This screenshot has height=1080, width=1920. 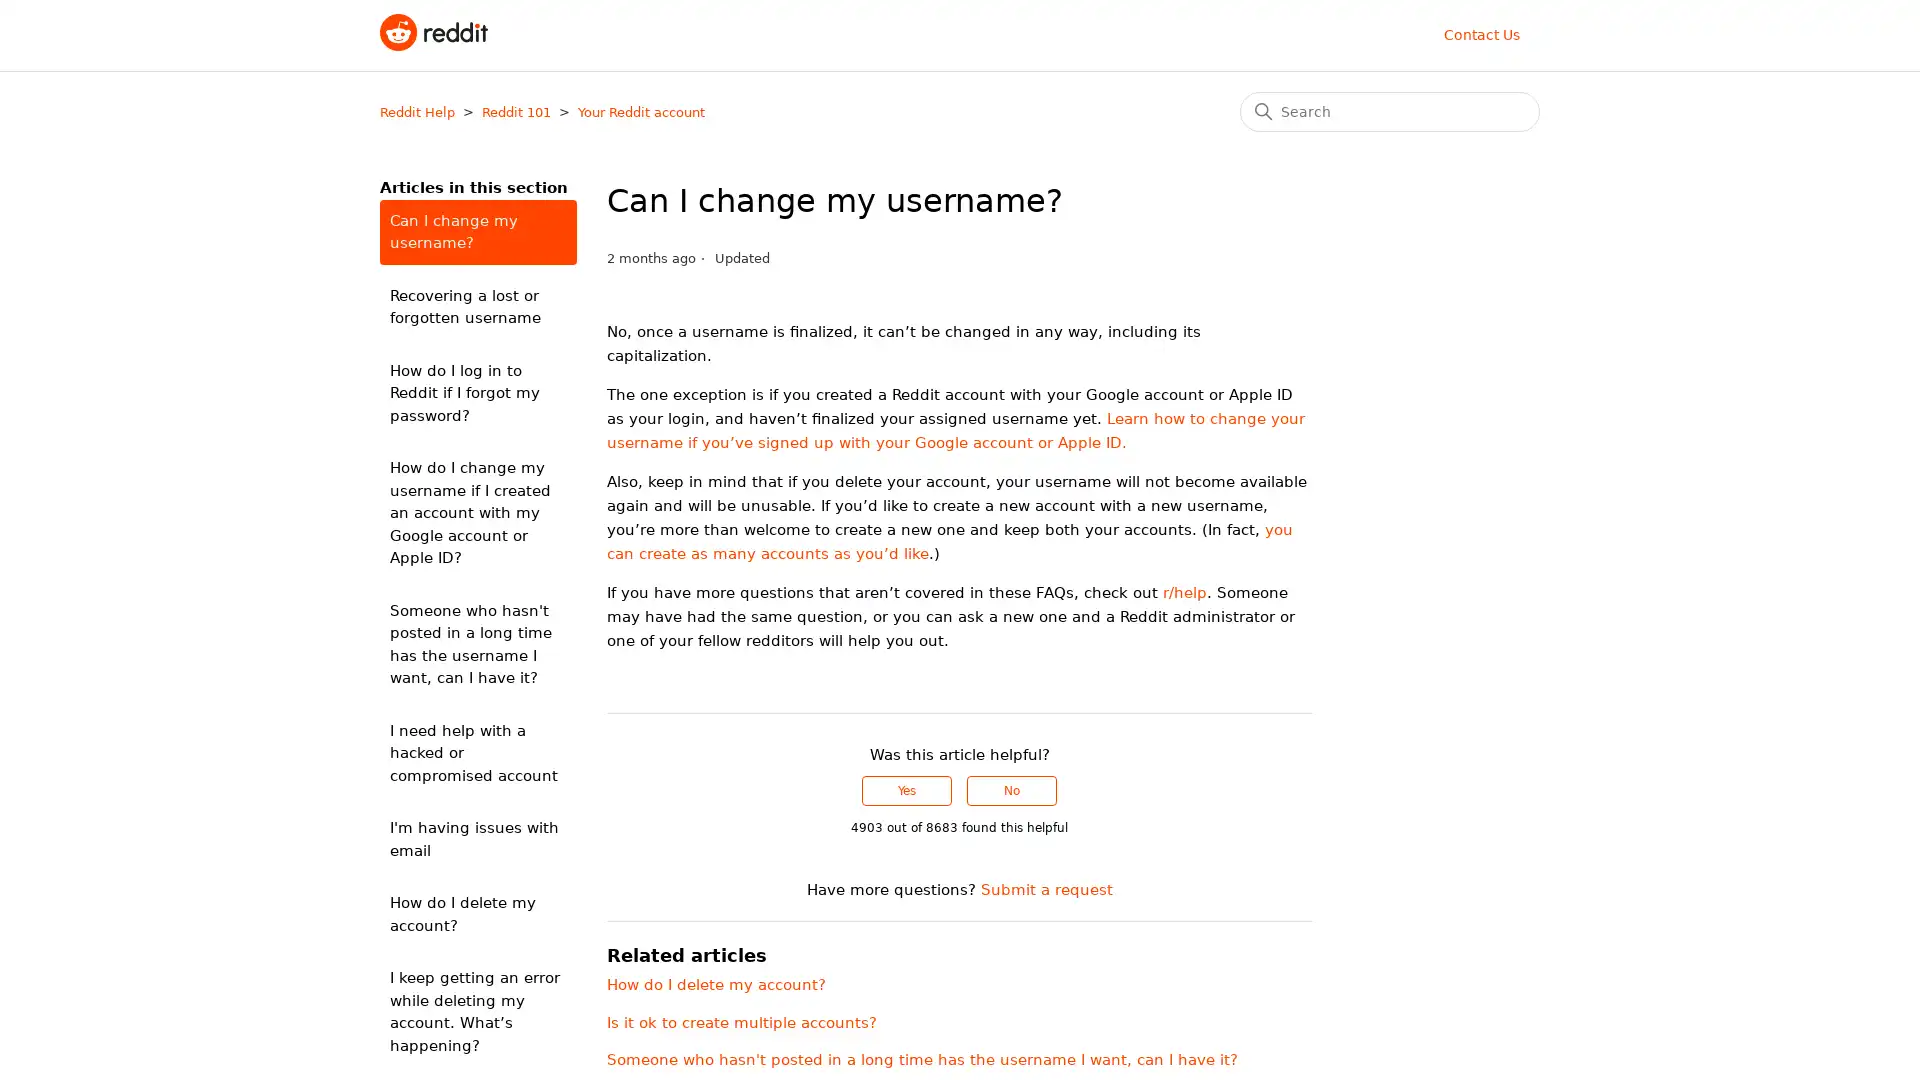 What do you see at coordinates (1012, 789) in the screenshot?
I see `This article was not helpful` at bounding box center [1012, 789].